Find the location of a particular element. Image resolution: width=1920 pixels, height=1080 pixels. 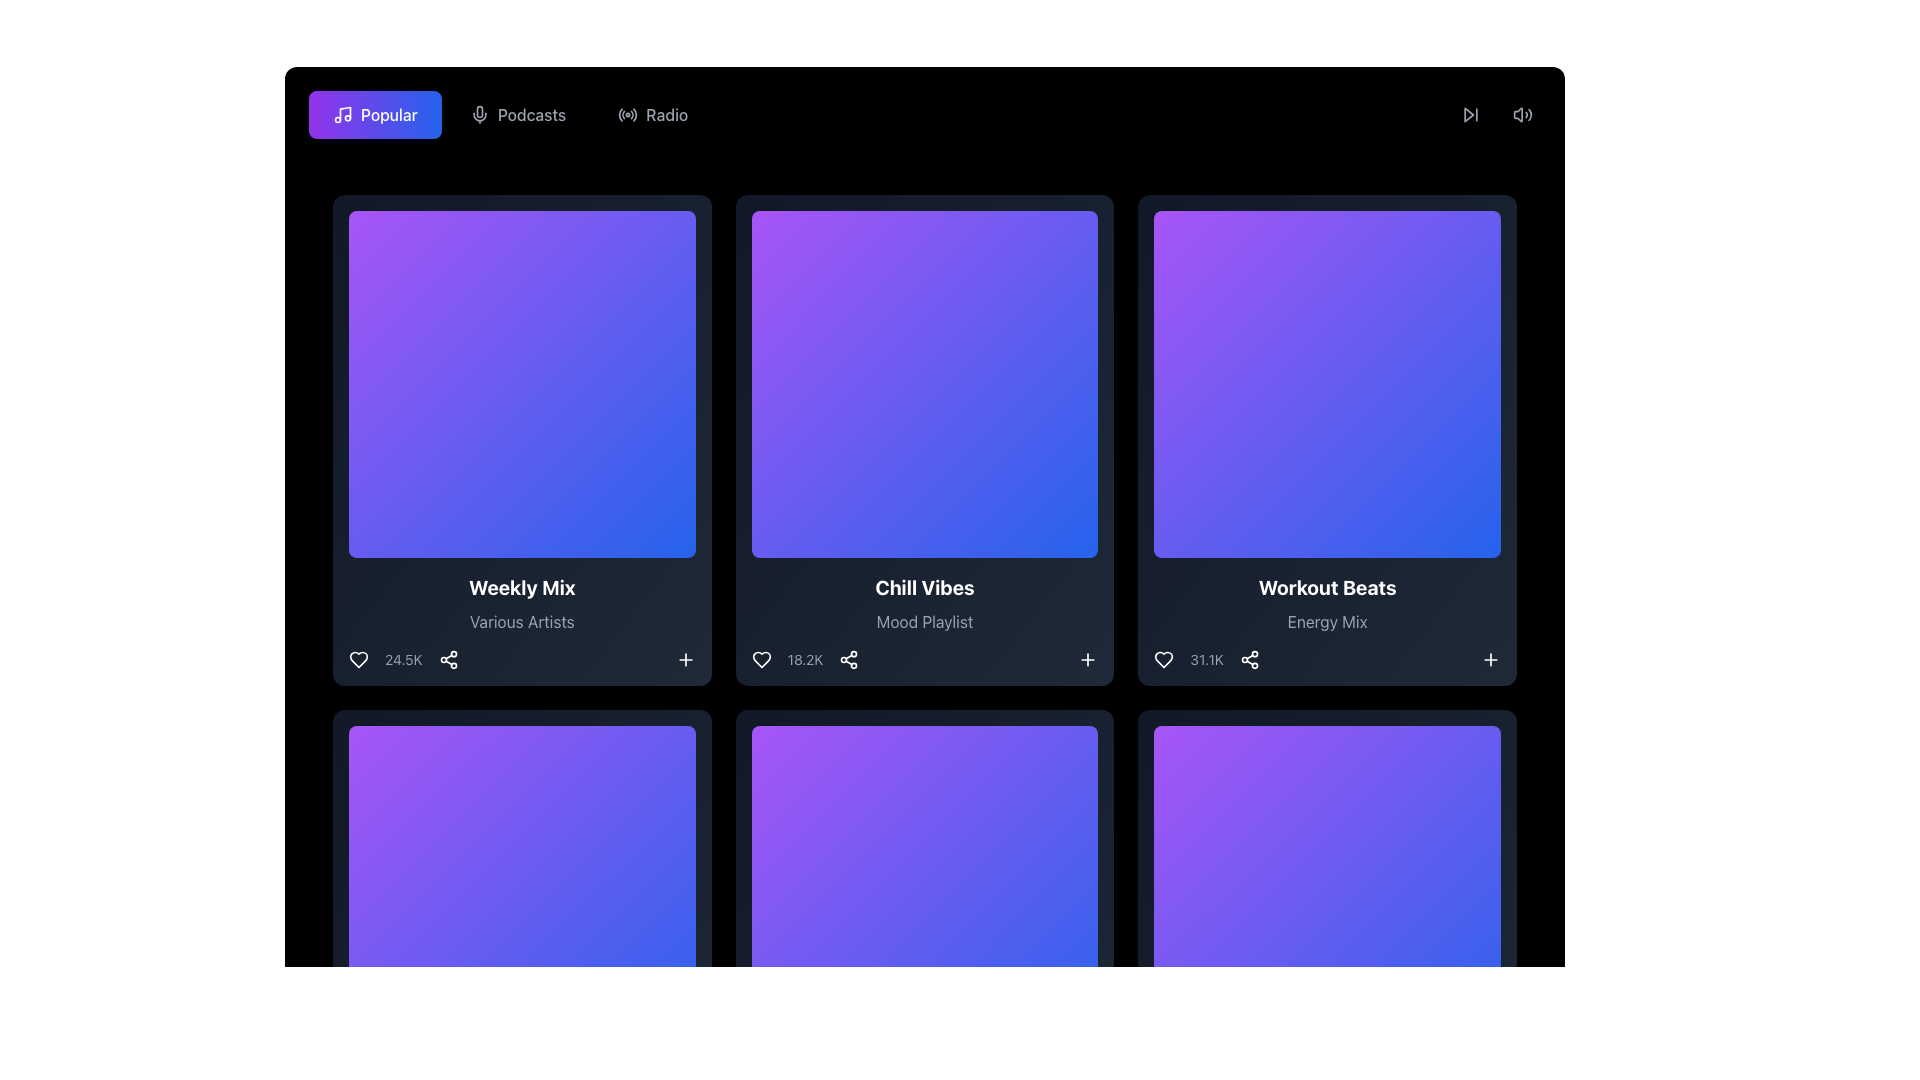

the text label 'Mood Playlist' styled in light gray, located below 'Chill Vibes' in the card layout is located at coordinates (924, 620).